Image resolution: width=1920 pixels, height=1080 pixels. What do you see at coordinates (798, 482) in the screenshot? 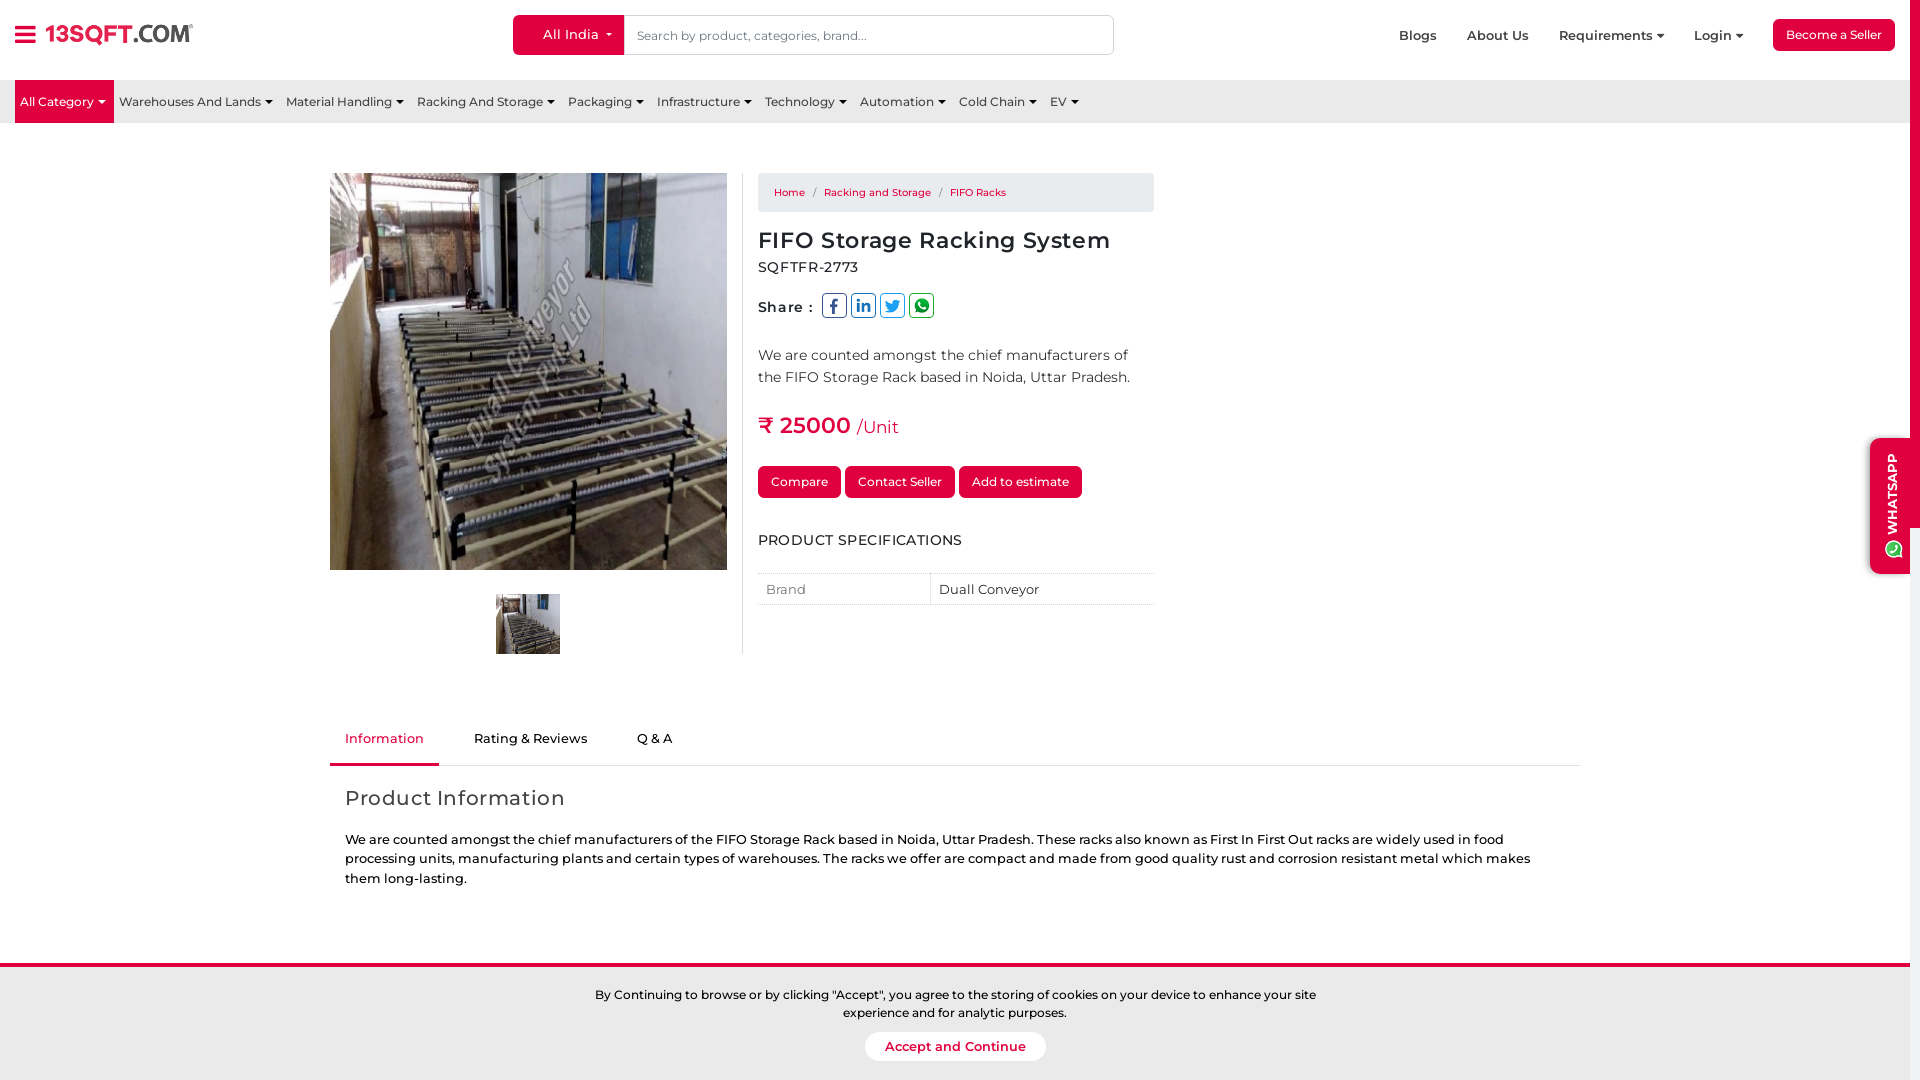
I see `'Compare'` at bounding box center [798, 482].